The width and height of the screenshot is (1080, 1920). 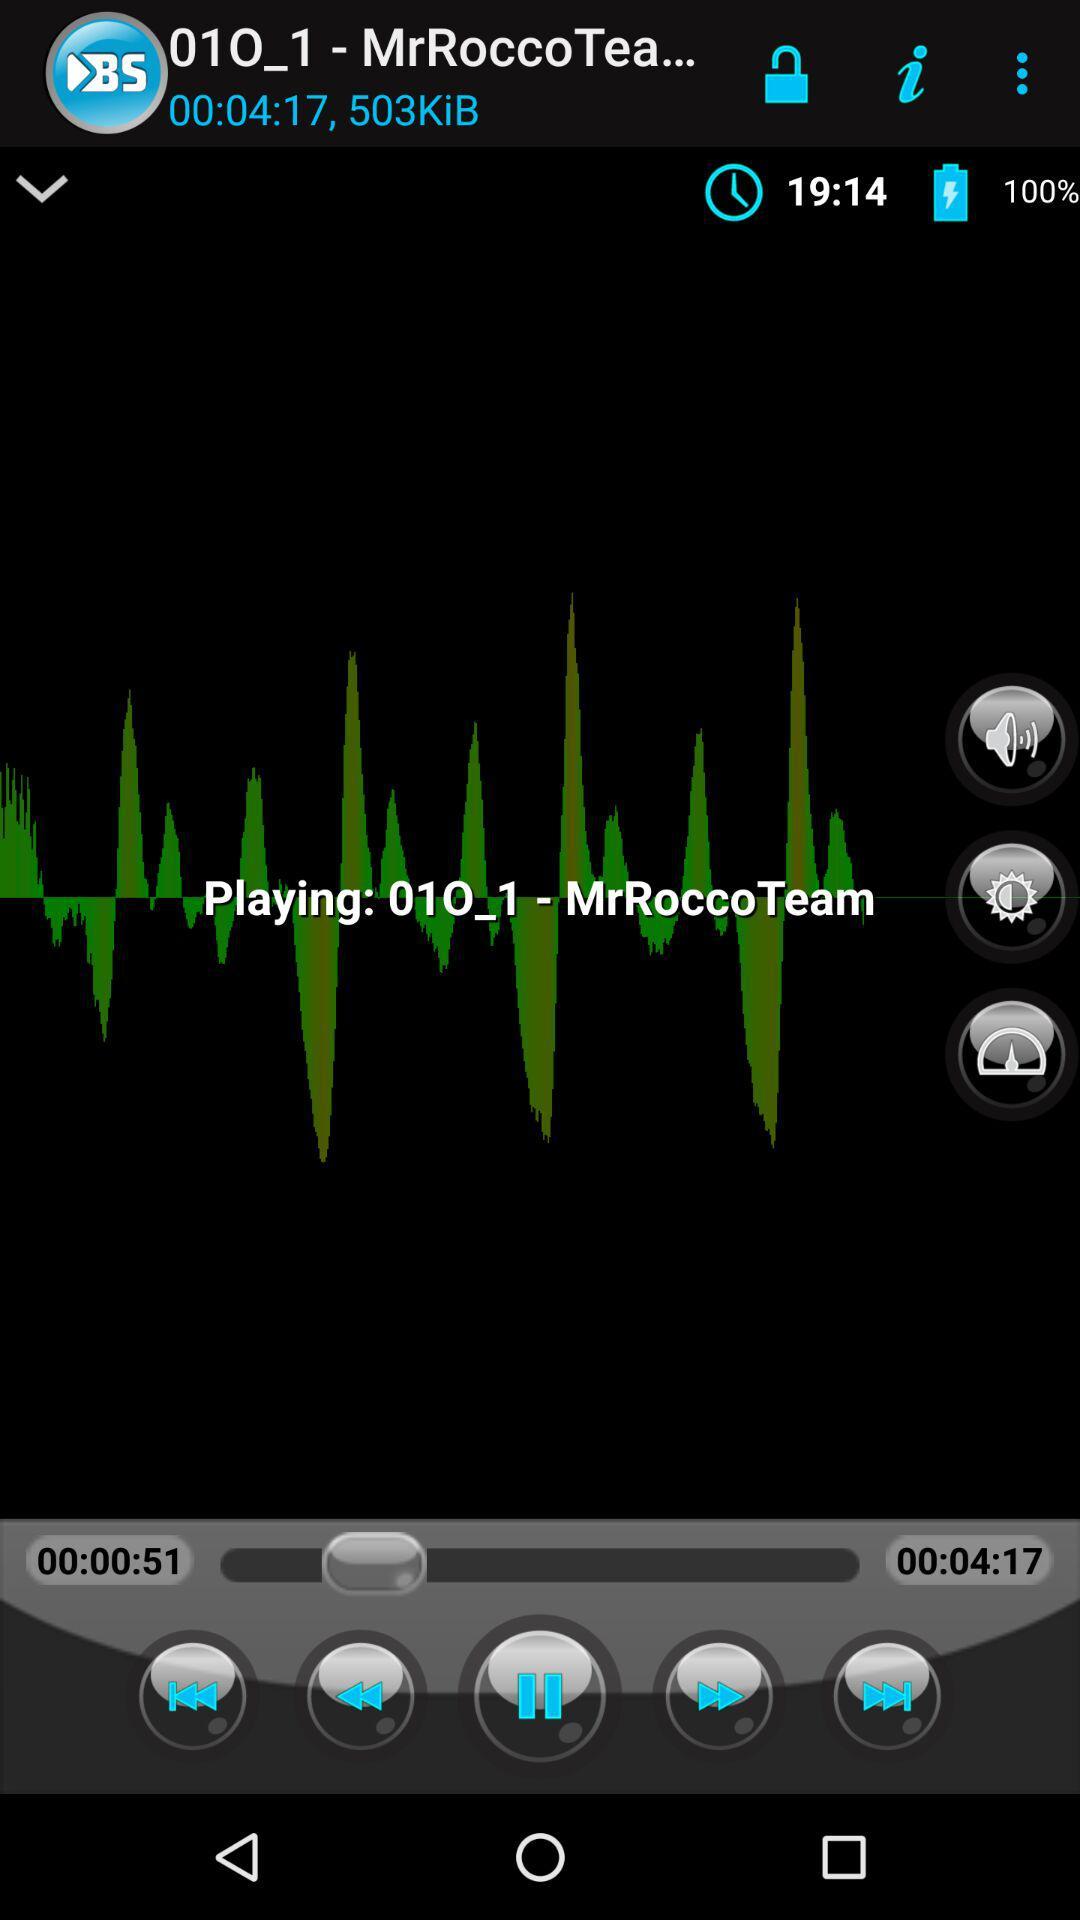 What do you see at coordinates (1011, 738) in the screenshot?
I see `adjust sound` at bounding box center [1011, 738].